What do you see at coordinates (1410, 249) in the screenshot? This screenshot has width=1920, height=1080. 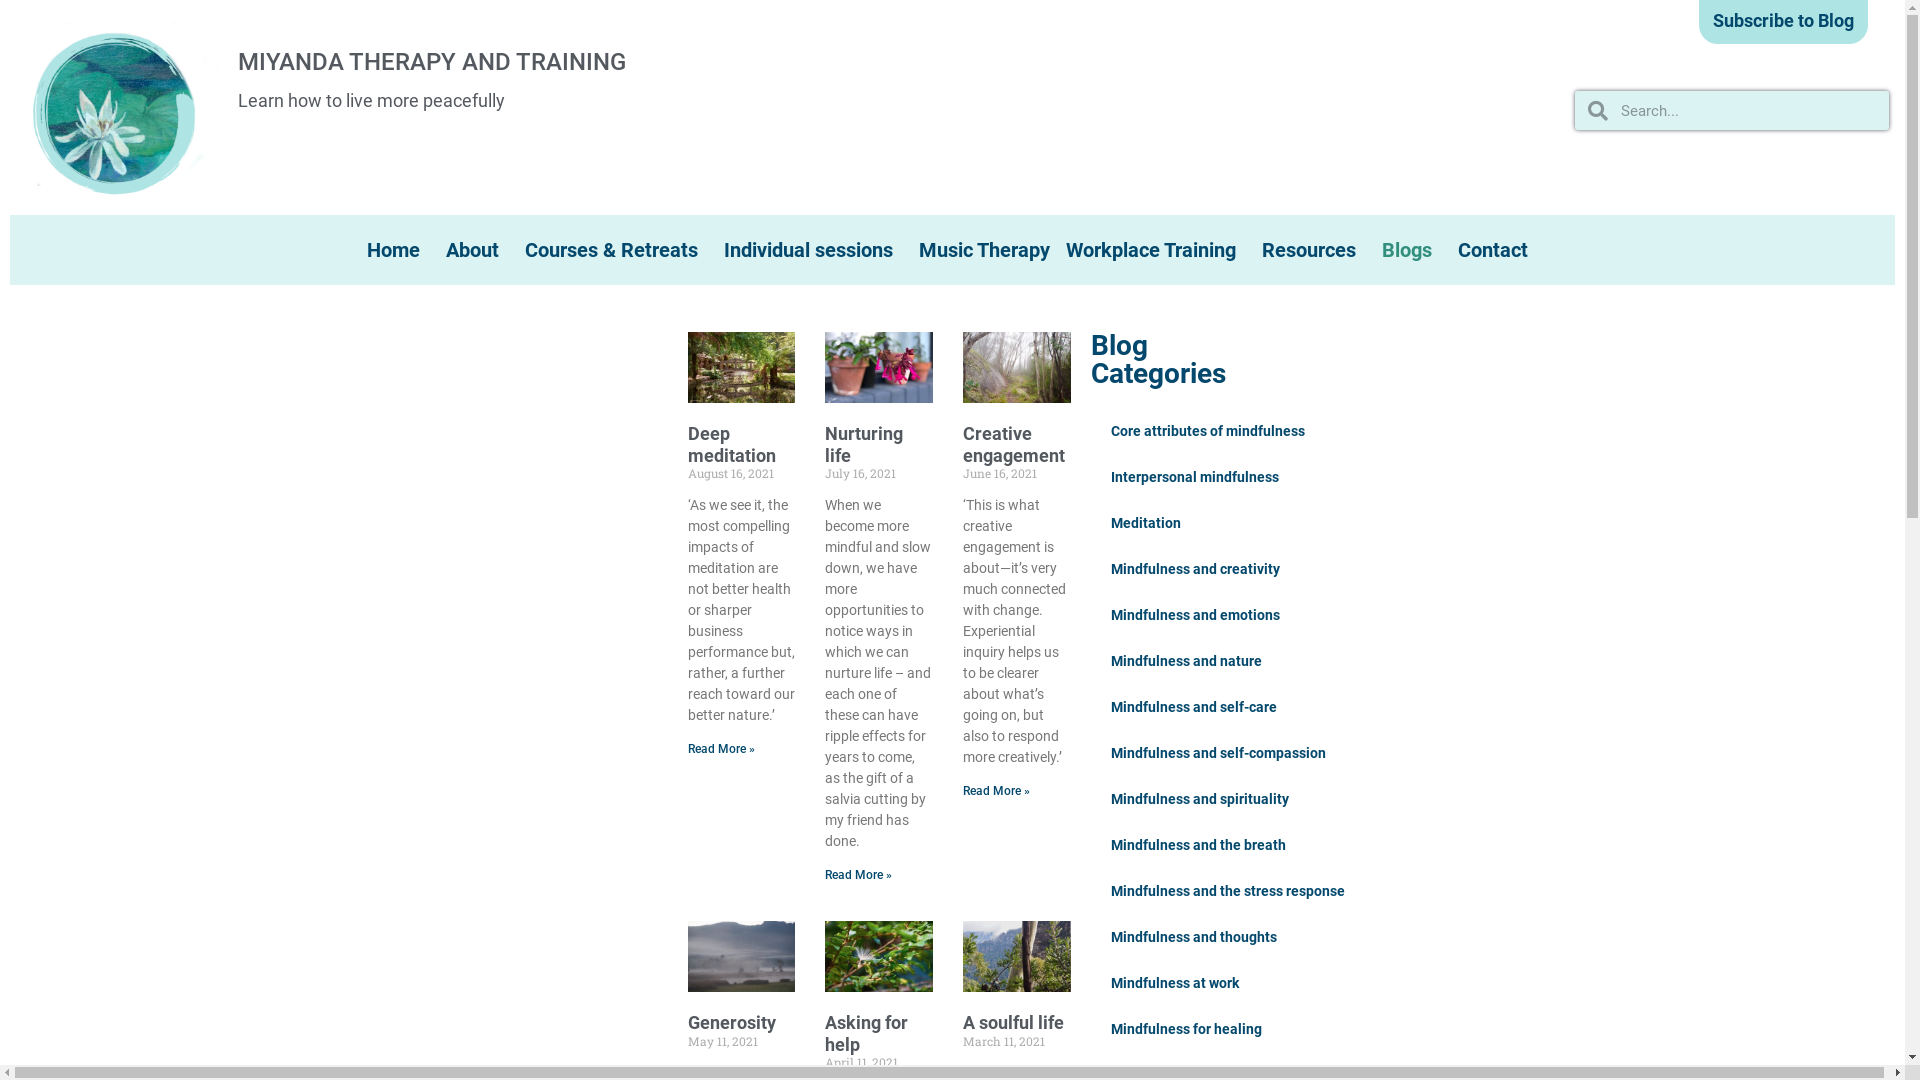 I see `'Blogs'` at bounding box center [1410, 249].